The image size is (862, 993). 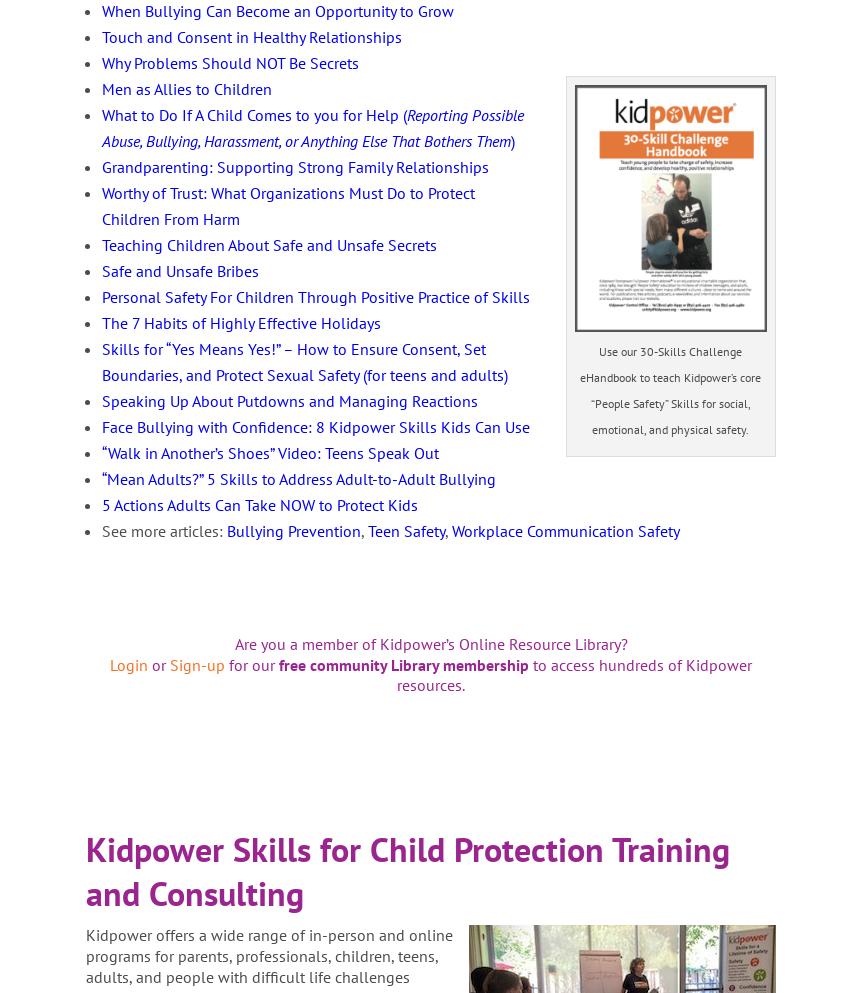 I want to click on 'Use our 30-Skills Challenge eHandbook to teach Kidpower’s core “People Safety” Skills for social, emotional, and physical safety.', so click(x=669, y=389).